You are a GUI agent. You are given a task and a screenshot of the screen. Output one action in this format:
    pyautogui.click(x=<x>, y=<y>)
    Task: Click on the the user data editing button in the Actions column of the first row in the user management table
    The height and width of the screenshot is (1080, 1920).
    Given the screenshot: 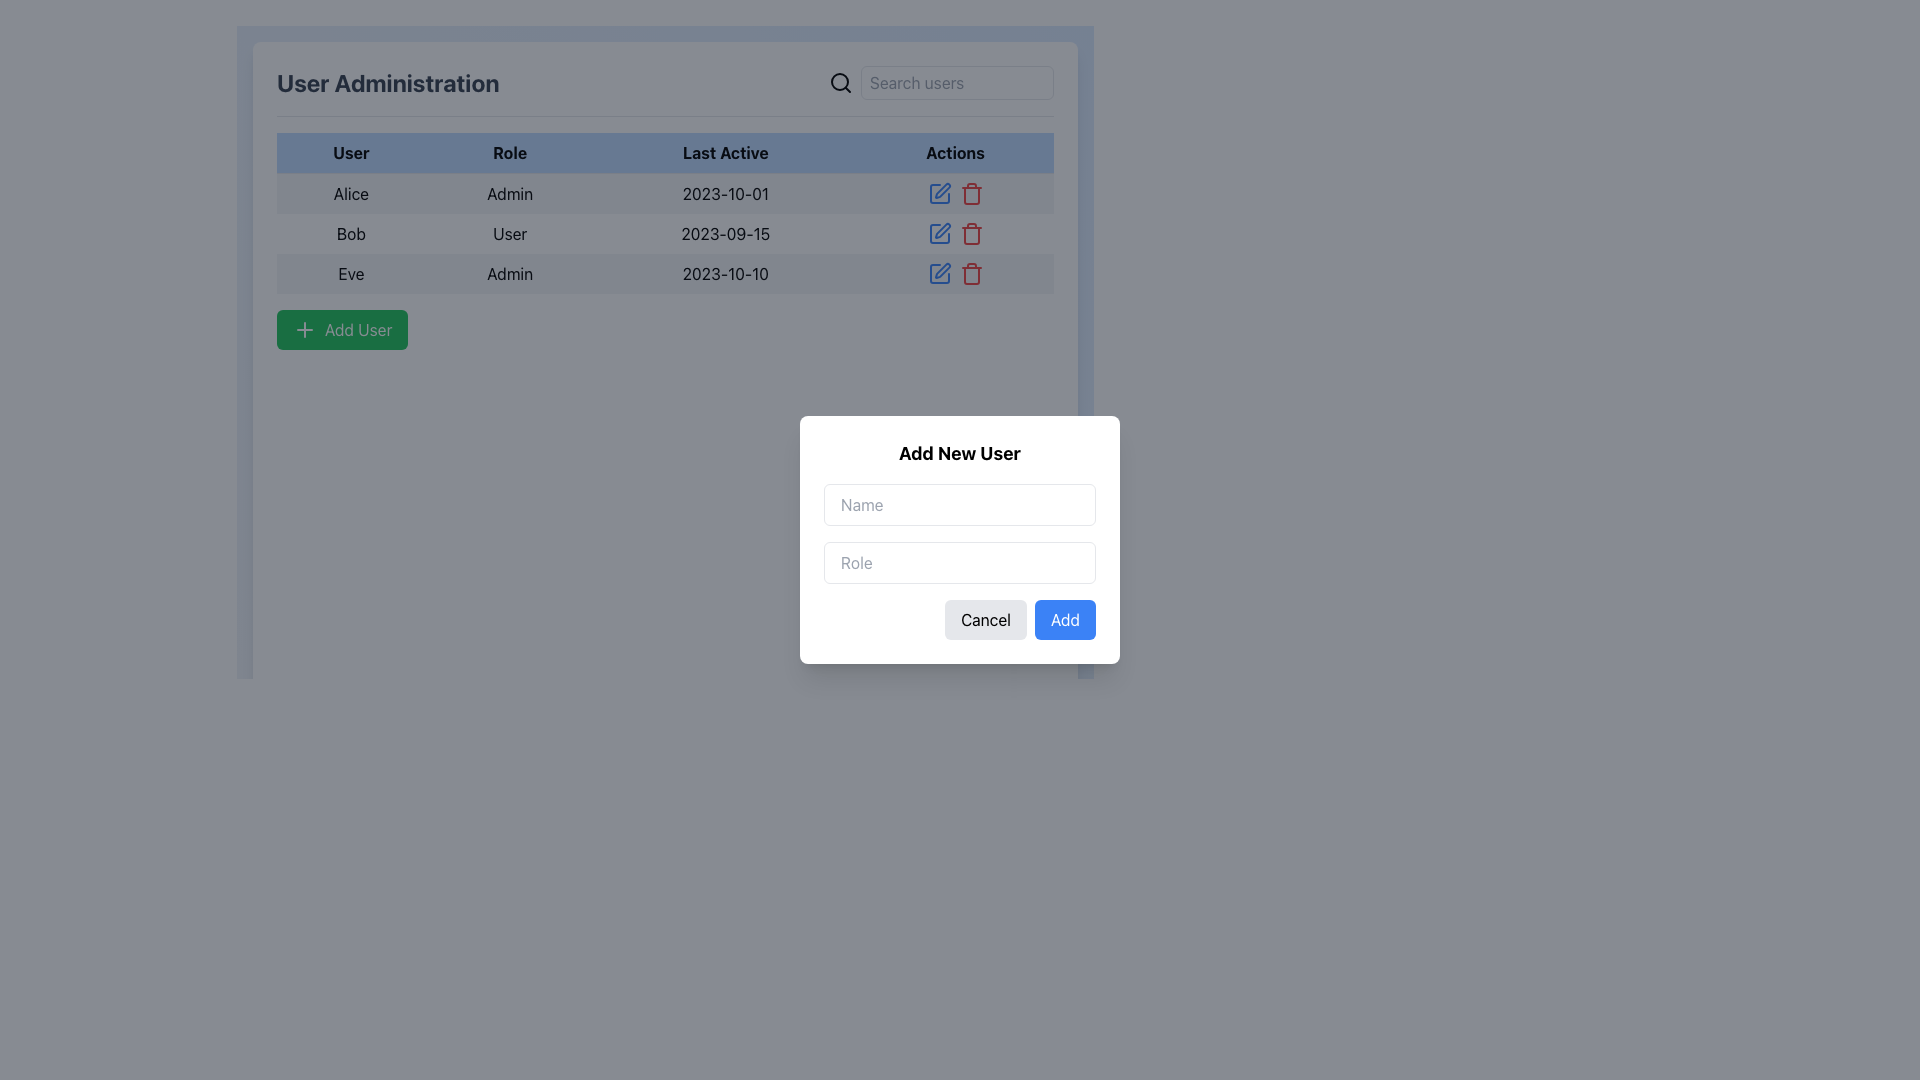 What is the action you would take?
    pyautogui.click(x=938, y=193)
    